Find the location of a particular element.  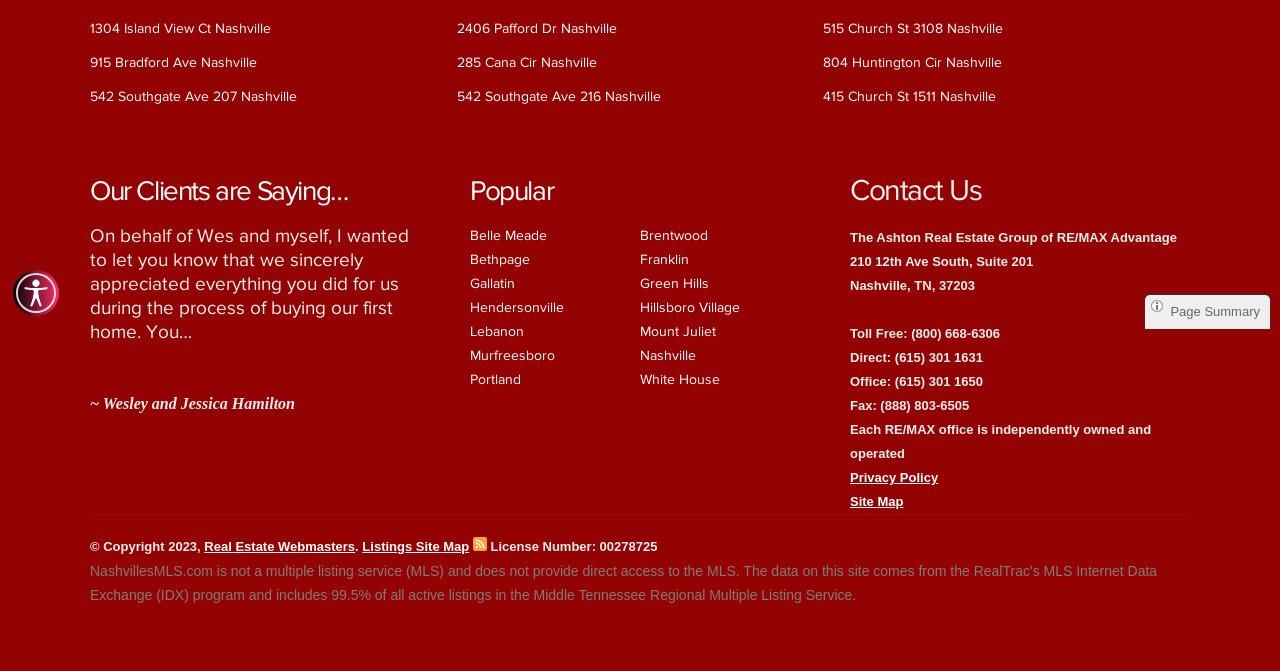

'915 Bradford Ave Nashville' is located at coordinates (173, 61).